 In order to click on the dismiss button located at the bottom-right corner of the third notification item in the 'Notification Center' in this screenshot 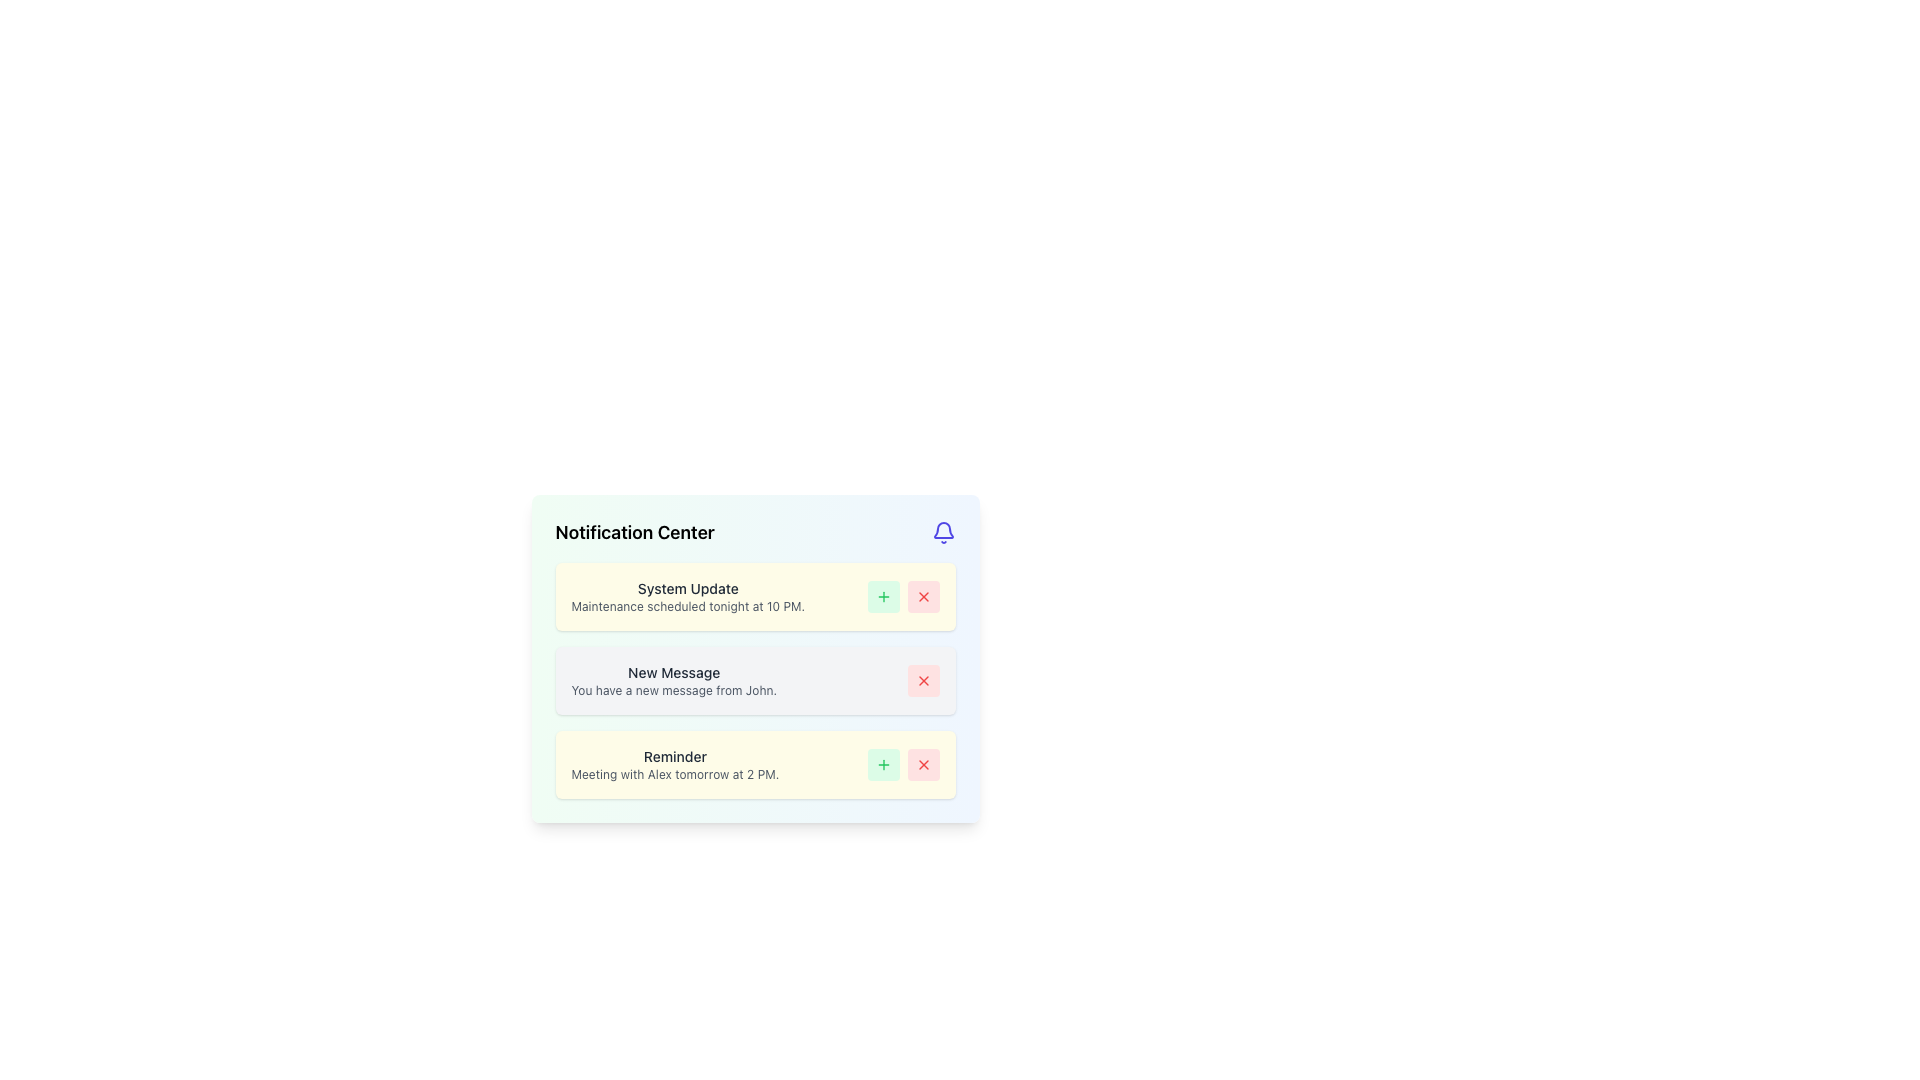, I will do `click(922, 764)`.